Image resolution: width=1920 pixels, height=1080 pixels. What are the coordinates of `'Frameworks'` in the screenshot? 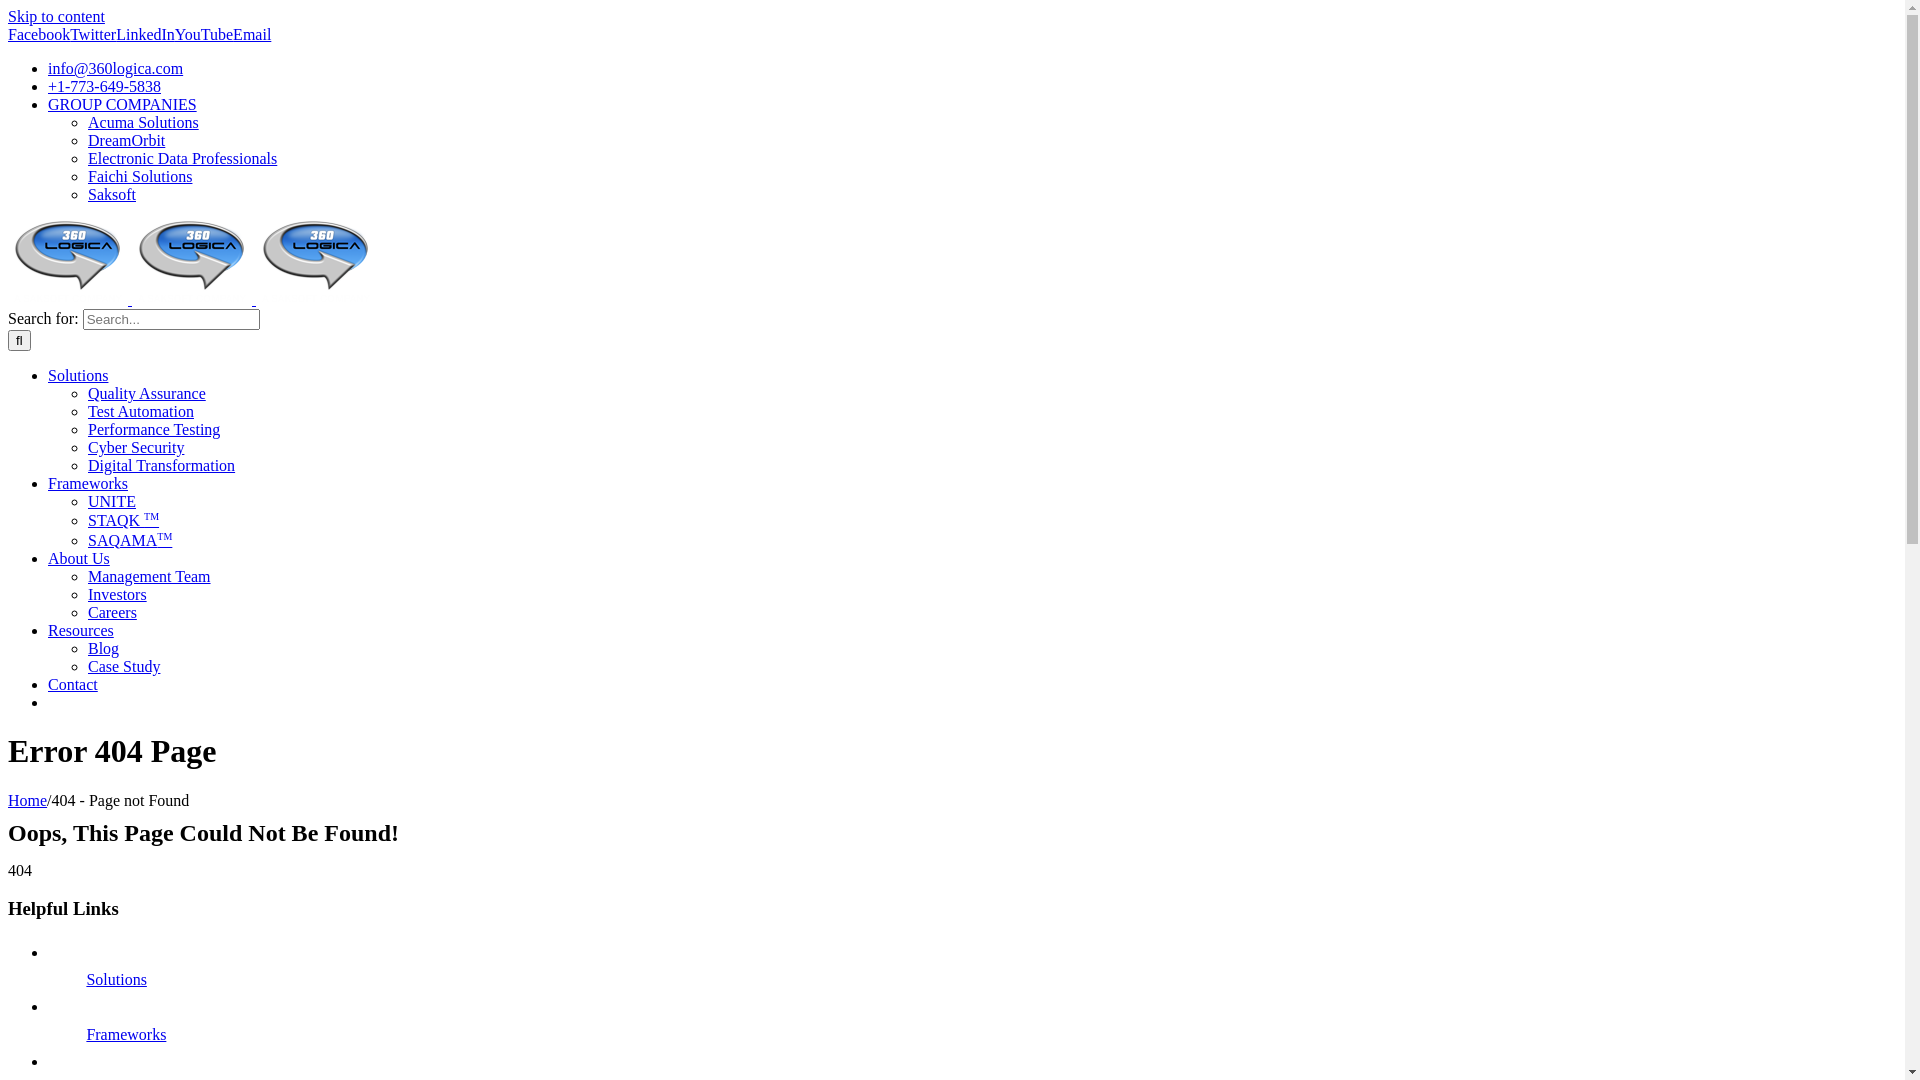 It's located at (48, 483).